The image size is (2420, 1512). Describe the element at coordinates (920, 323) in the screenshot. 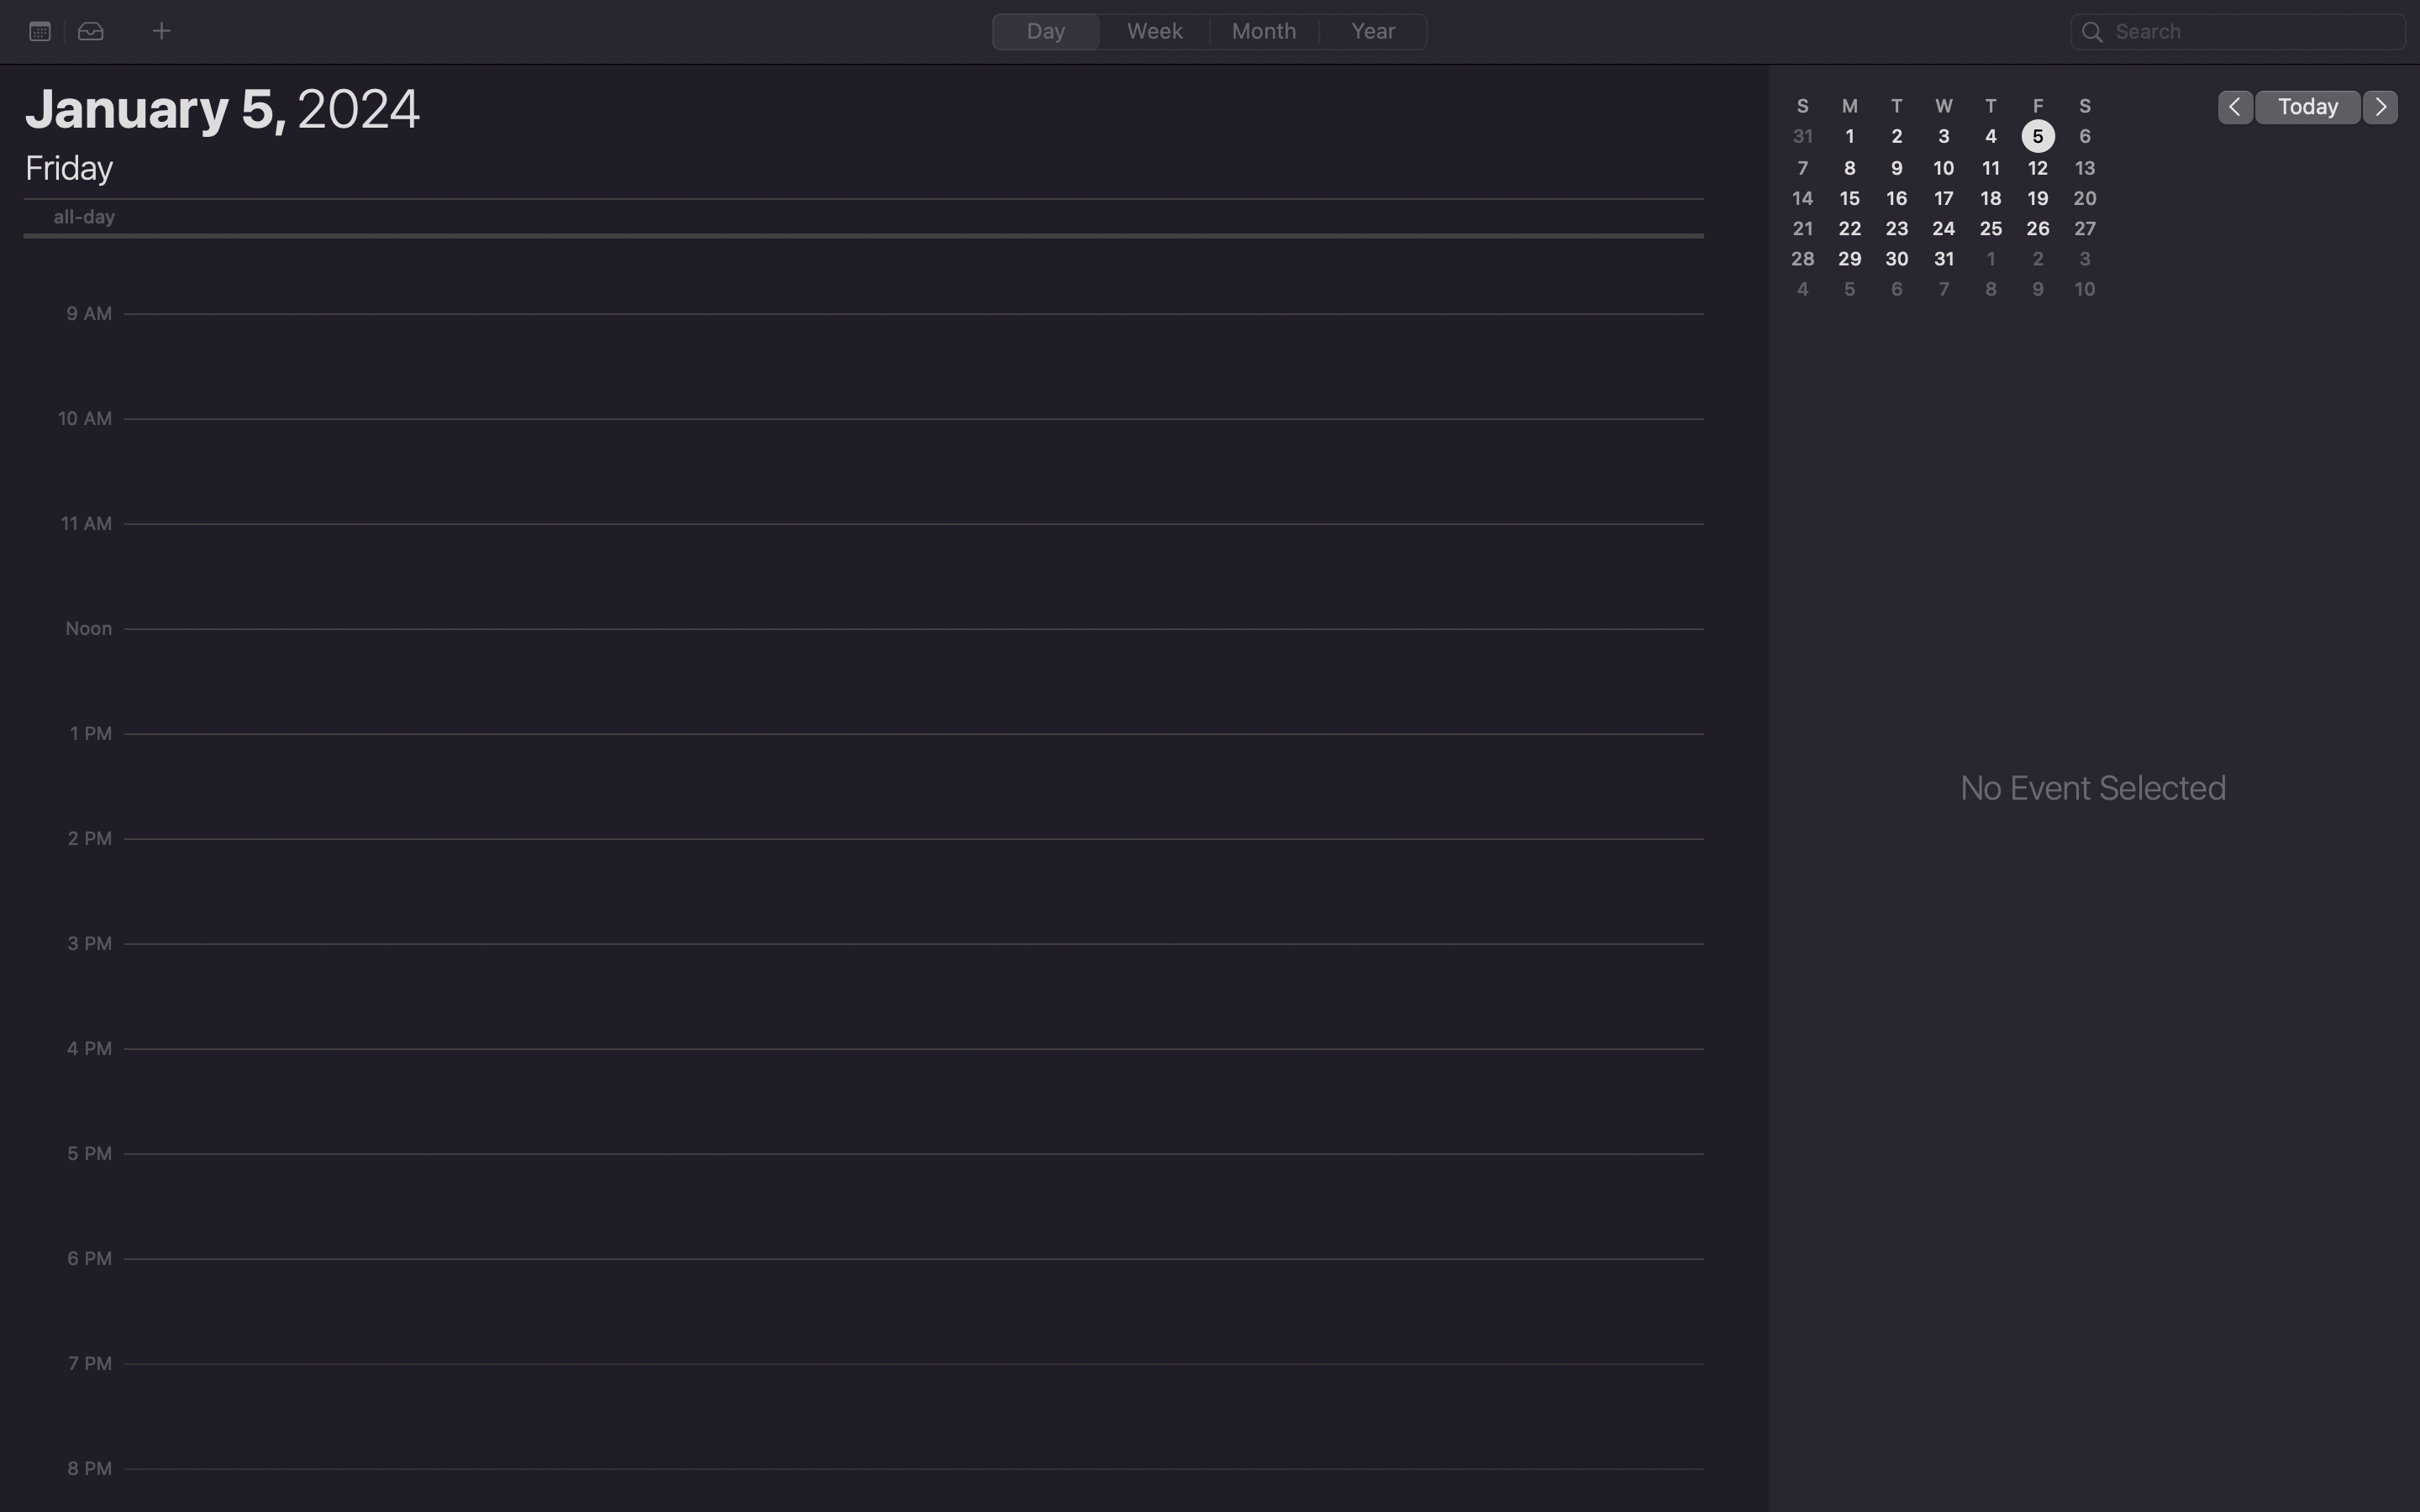

I see `Scroll from 9 am to 1 pm to create an event` at that location.